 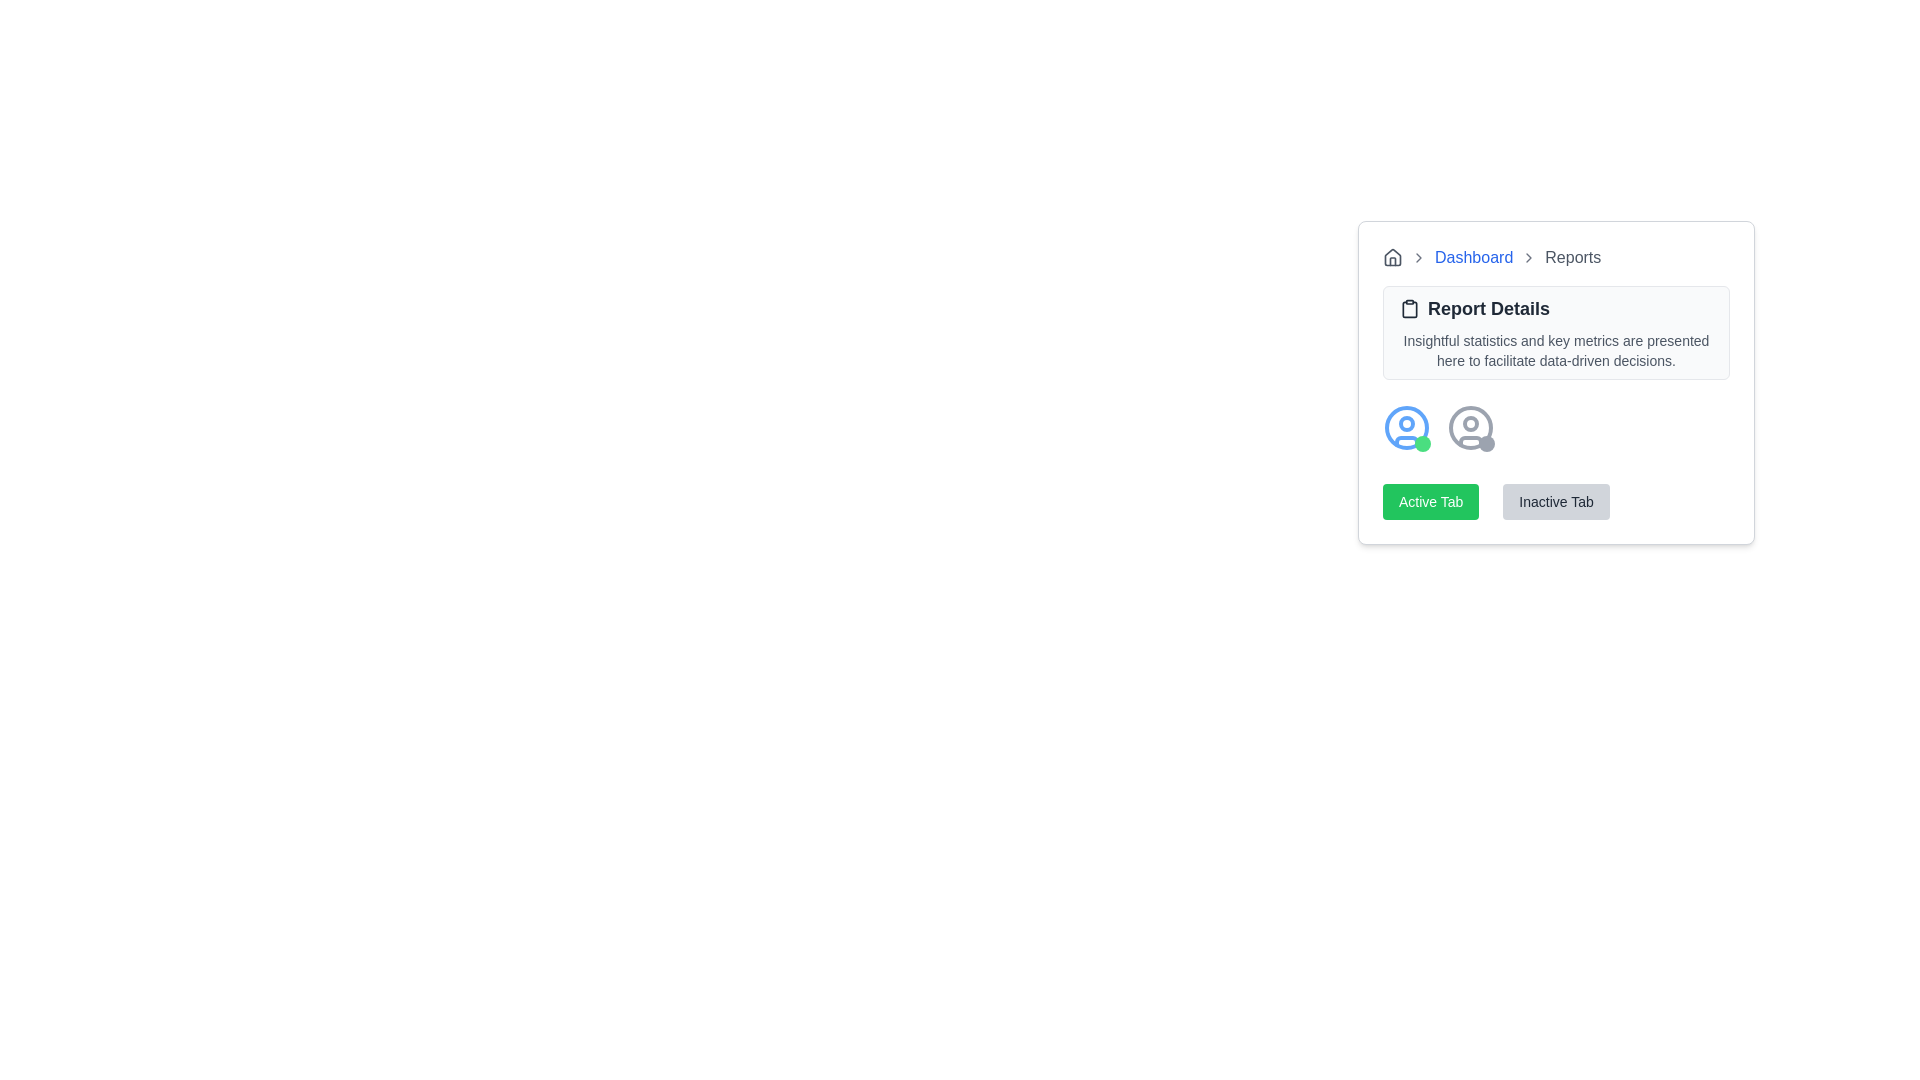 I want to click on the user avatar in the row of avatars with status indicators located below 'Report Details', so click(x=1555, y=427).